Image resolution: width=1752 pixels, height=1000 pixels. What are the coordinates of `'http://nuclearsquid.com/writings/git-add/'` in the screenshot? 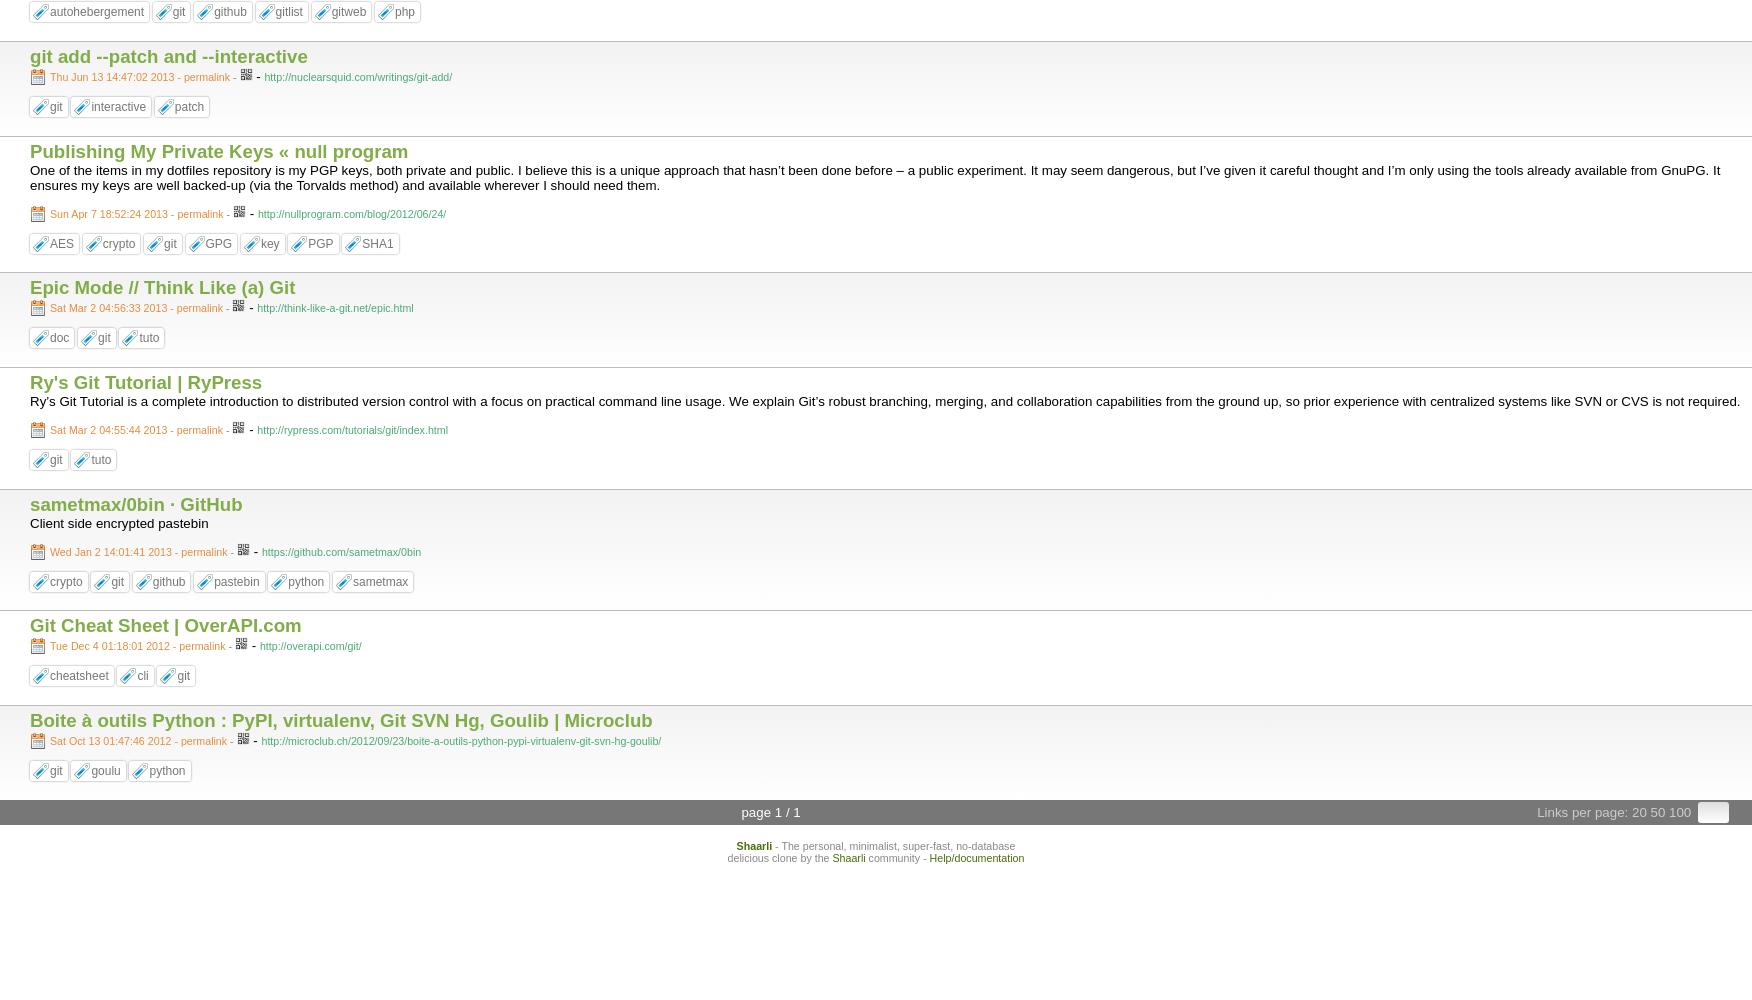 It's located at (357, 75).